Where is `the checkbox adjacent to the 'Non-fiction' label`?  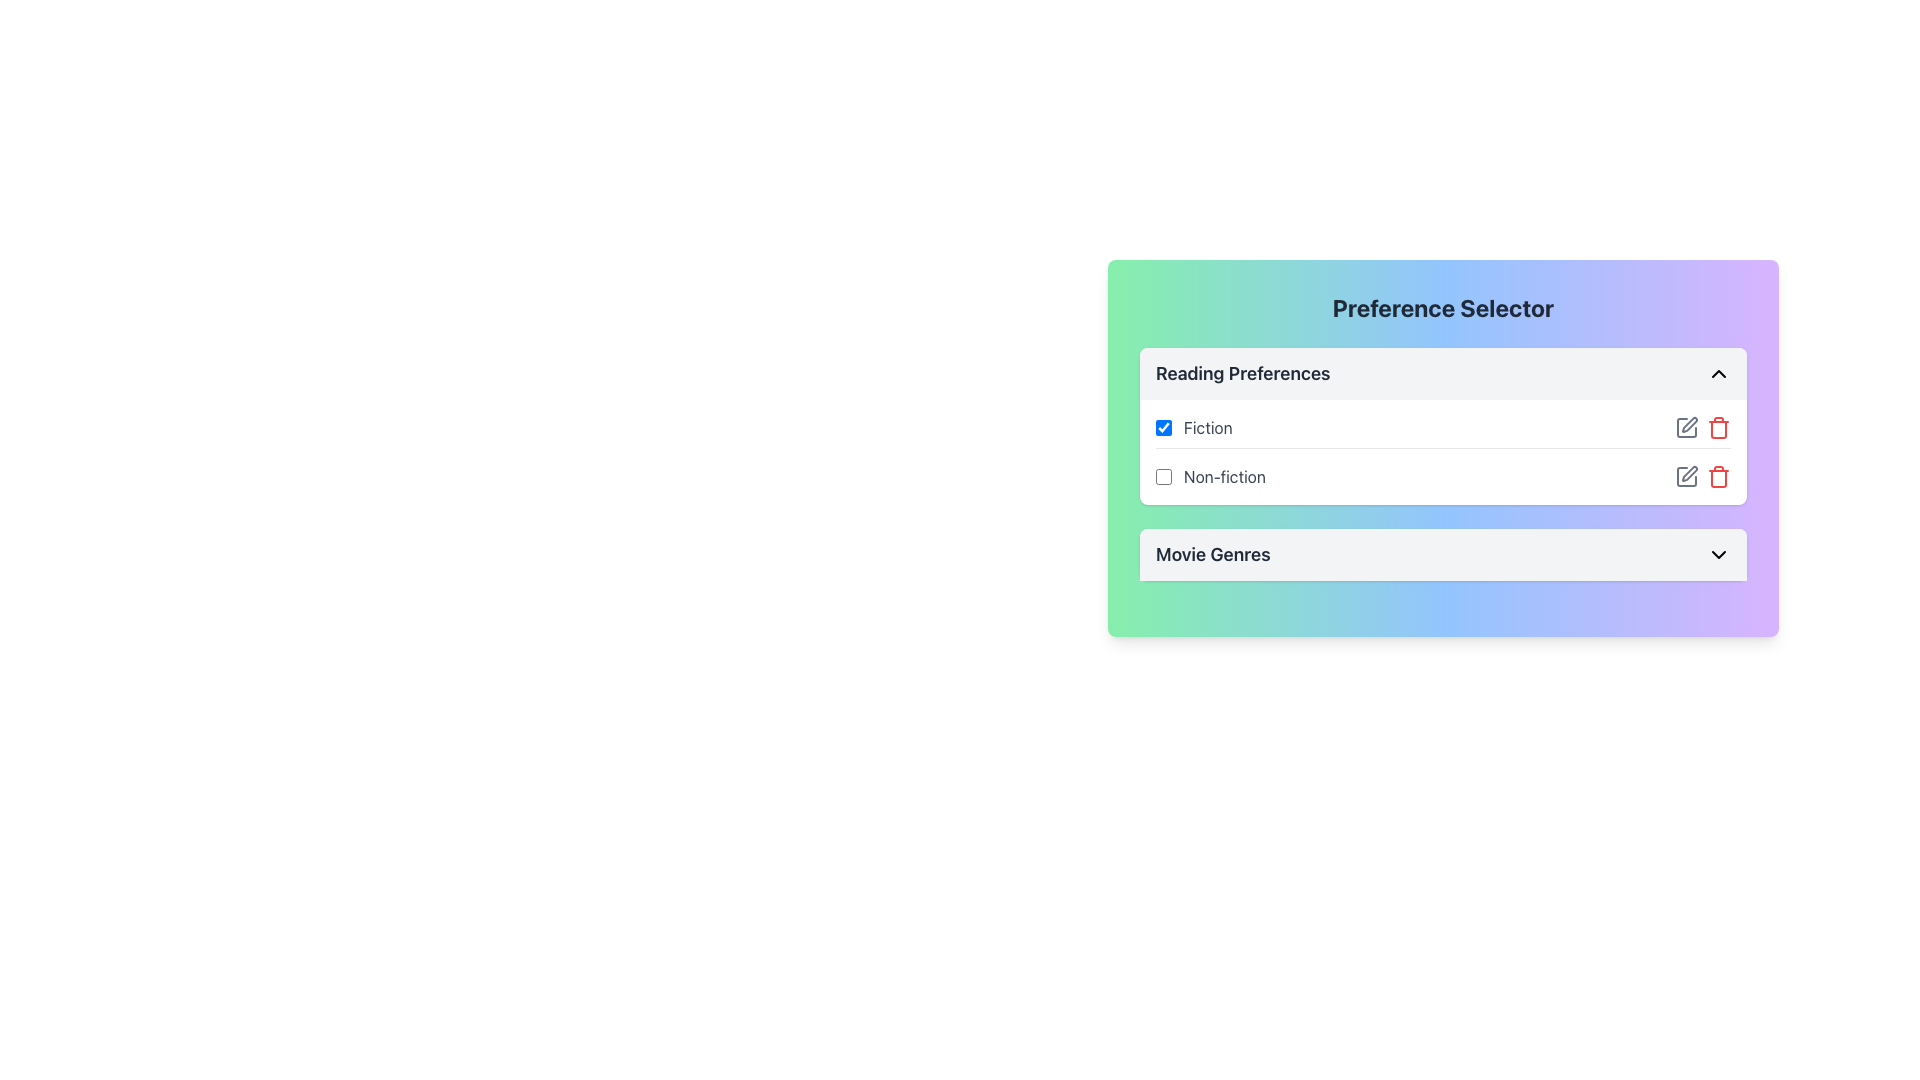
the checkbox adjacent to the 'Non-fiction' label is located at coordinates (1163, 477).